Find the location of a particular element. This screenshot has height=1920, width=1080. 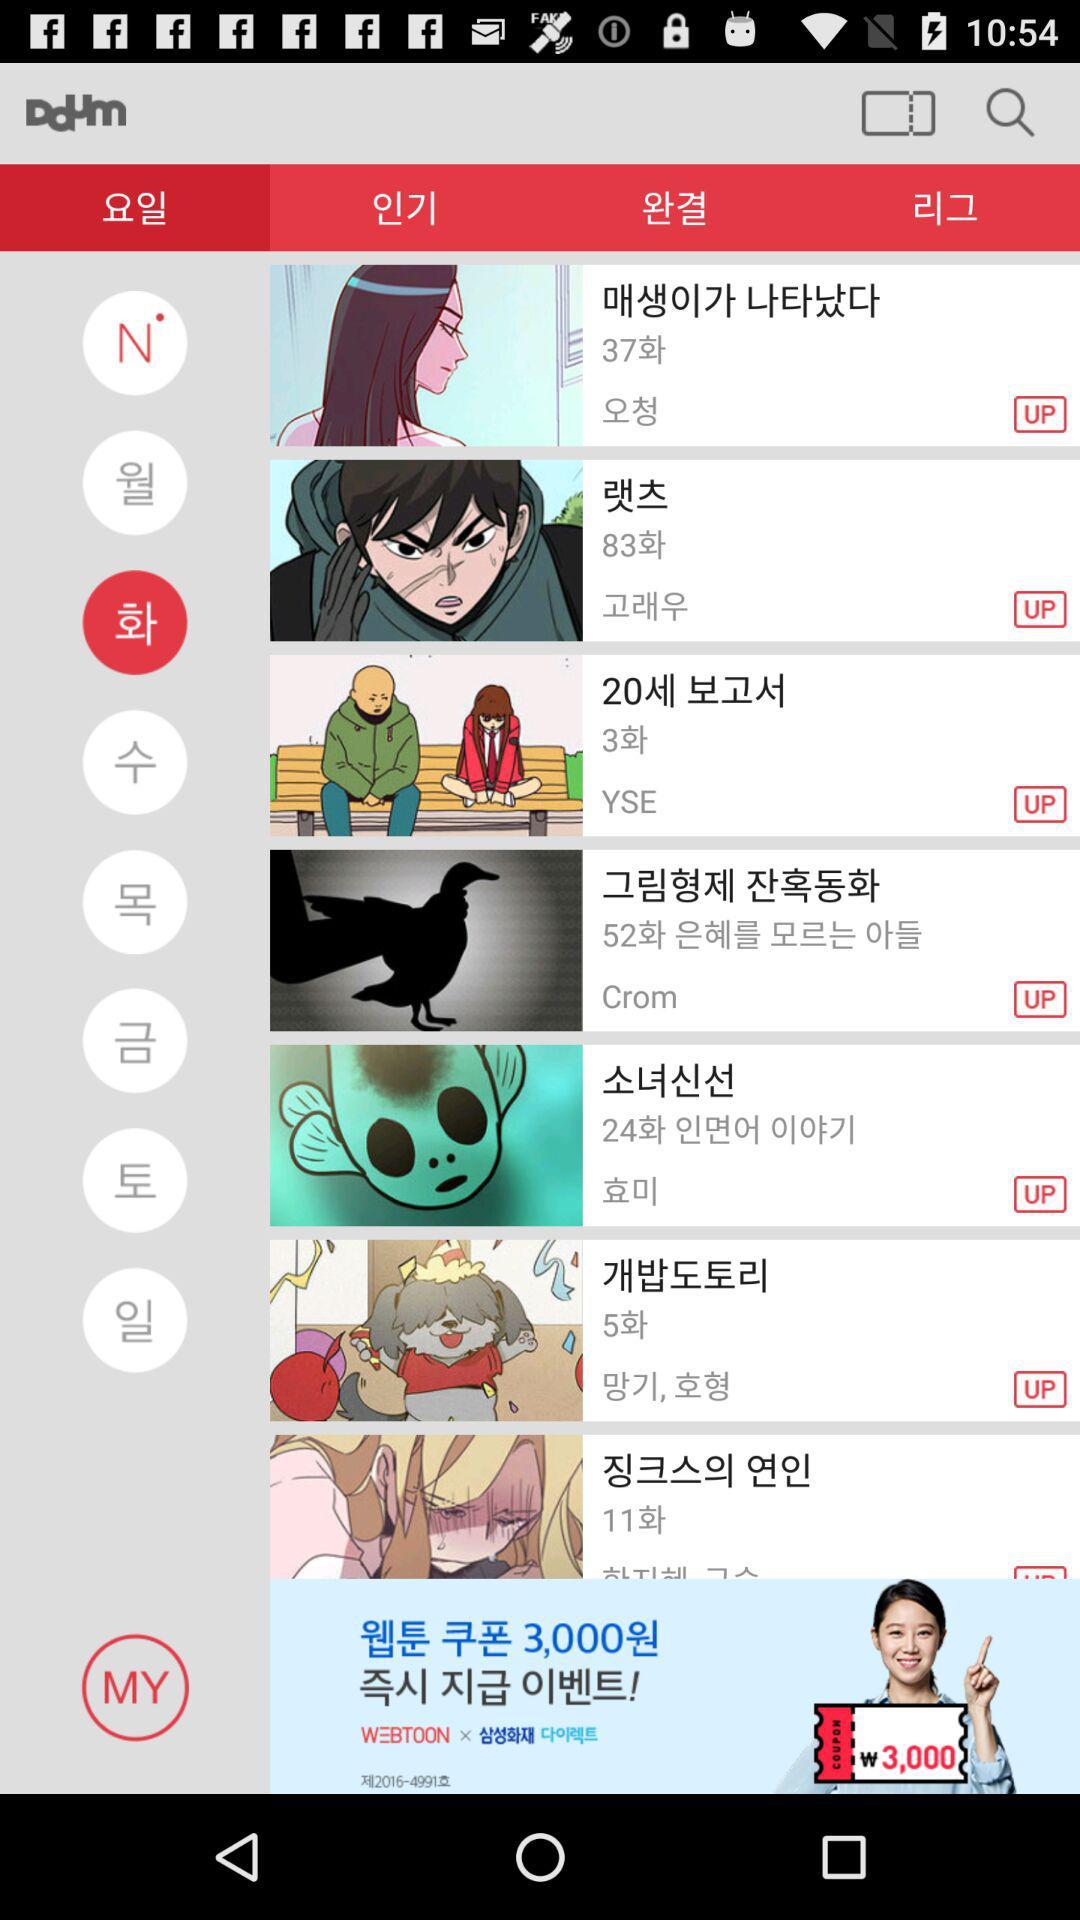

the last symbol in red color bar is located at coordinates (945, 207).